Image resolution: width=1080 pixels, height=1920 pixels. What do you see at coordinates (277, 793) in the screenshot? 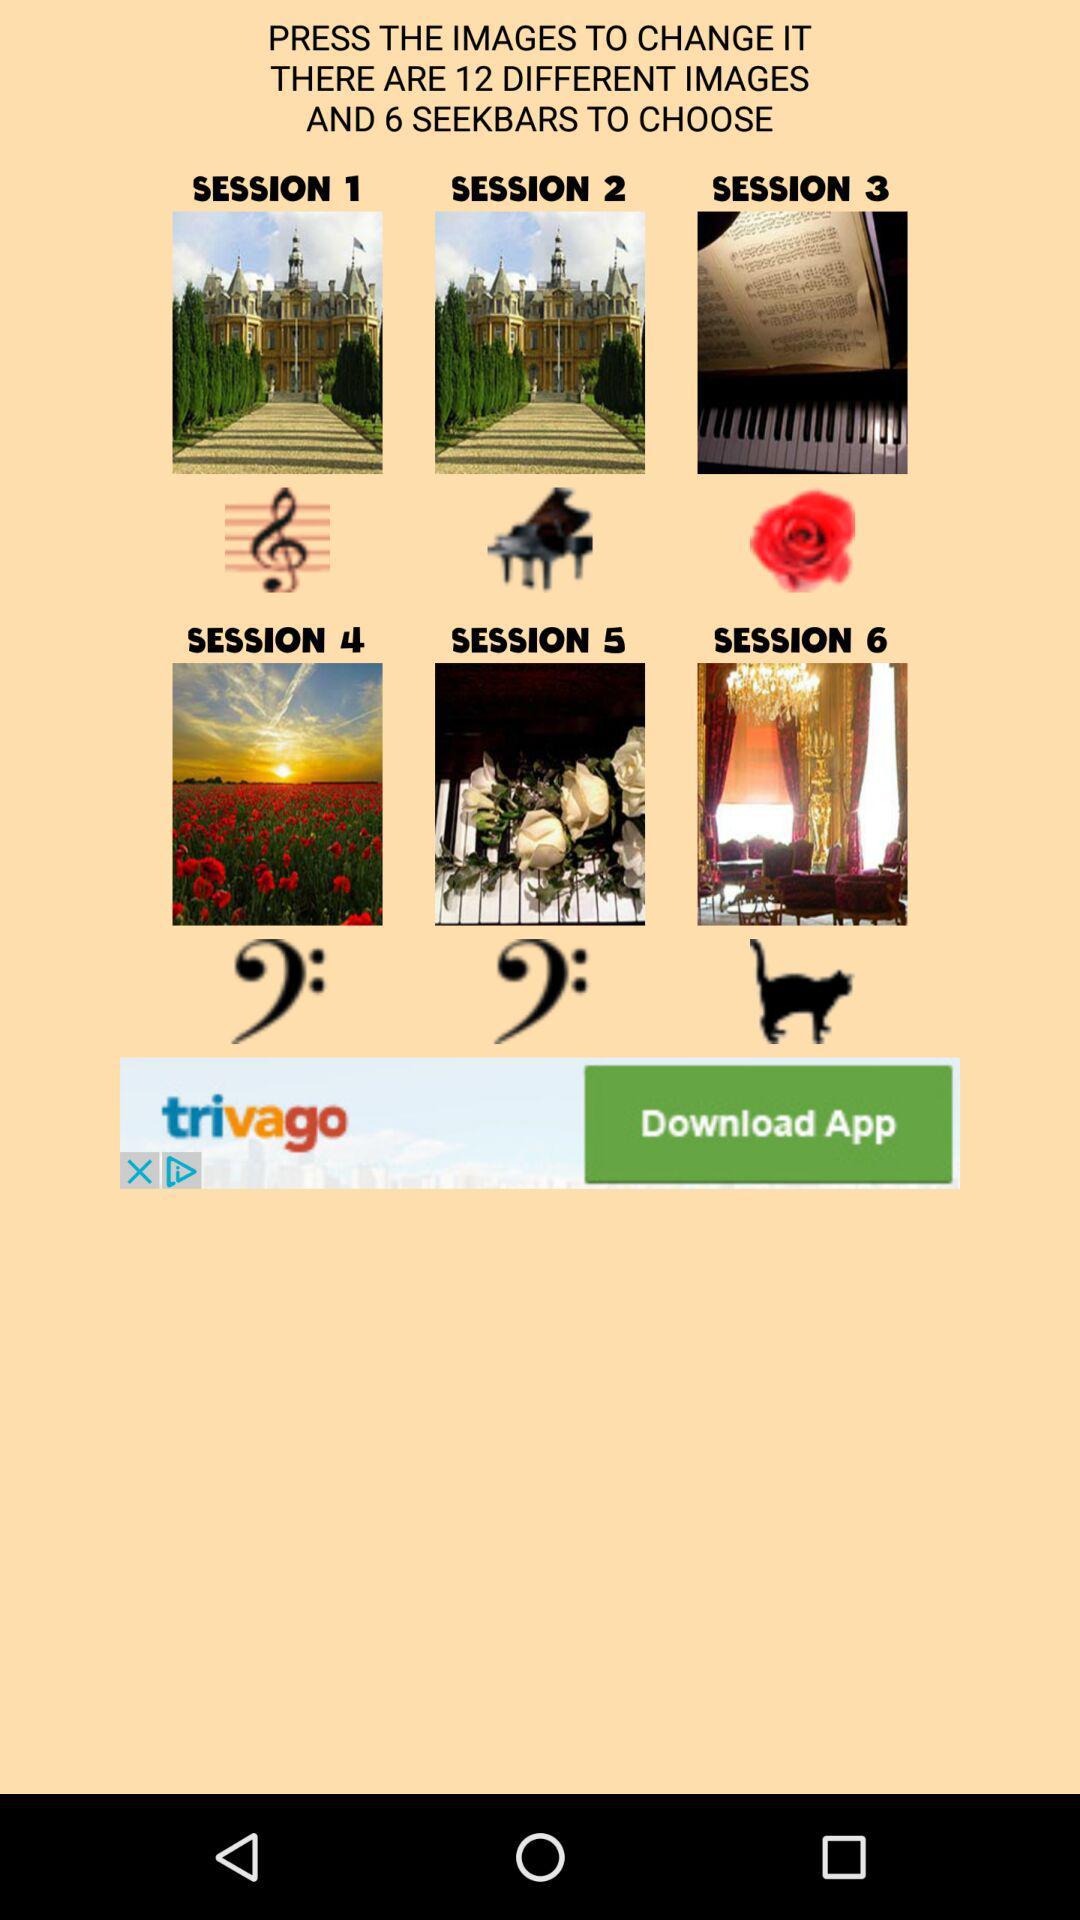
I see `open` at bounding box center [277, 793].